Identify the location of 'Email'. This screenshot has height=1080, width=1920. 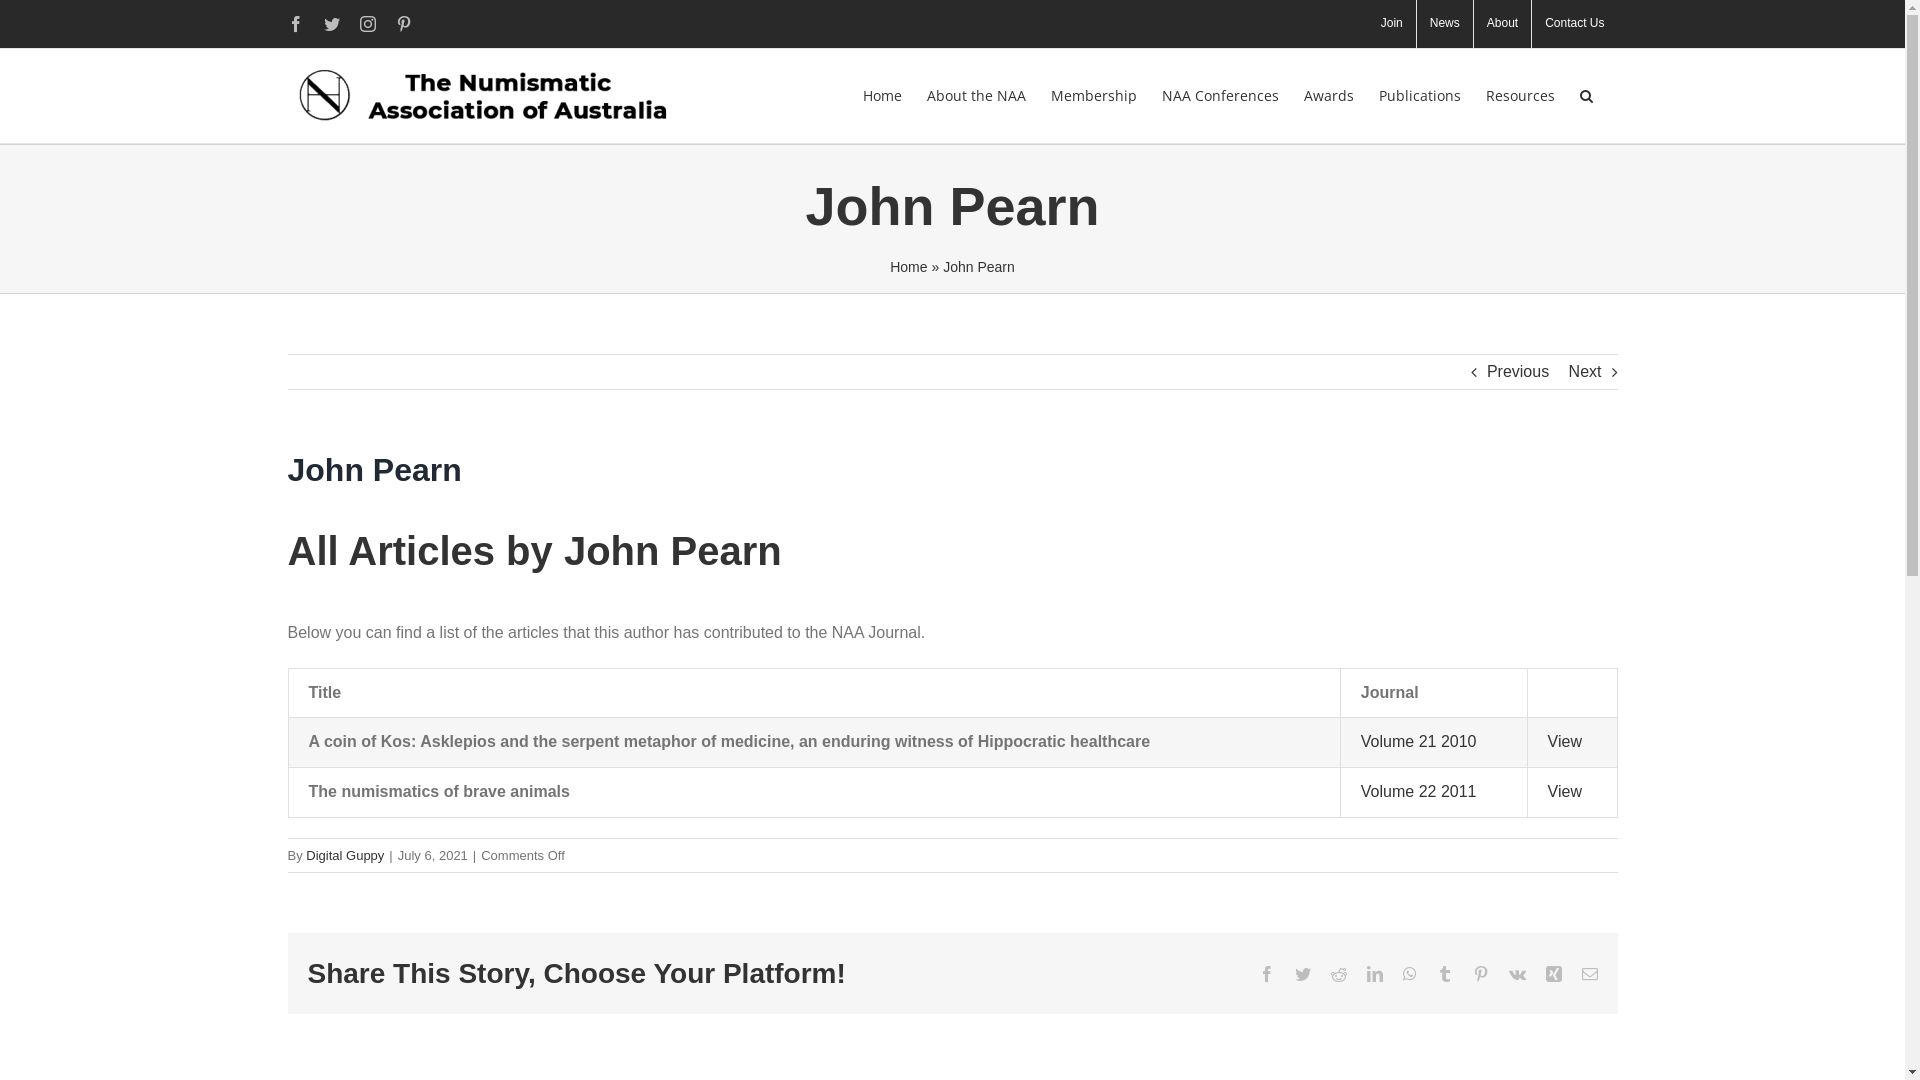
(1588, 973).